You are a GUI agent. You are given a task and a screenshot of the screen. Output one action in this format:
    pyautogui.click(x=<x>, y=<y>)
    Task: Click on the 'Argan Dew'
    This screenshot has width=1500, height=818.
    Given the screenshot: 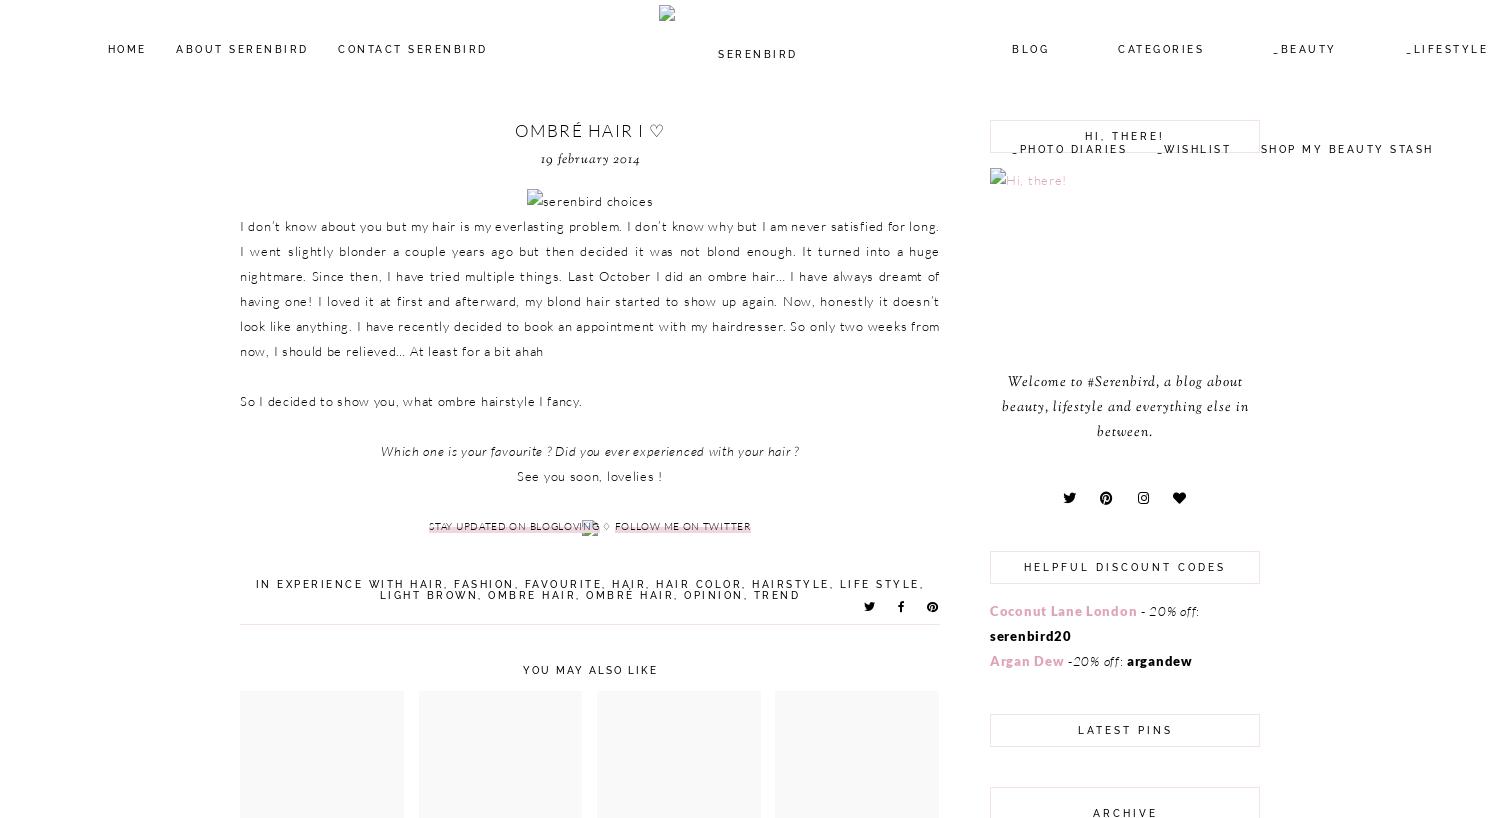 What is the action you would take?
    pyautogui.click(x=1027, y=659)
    